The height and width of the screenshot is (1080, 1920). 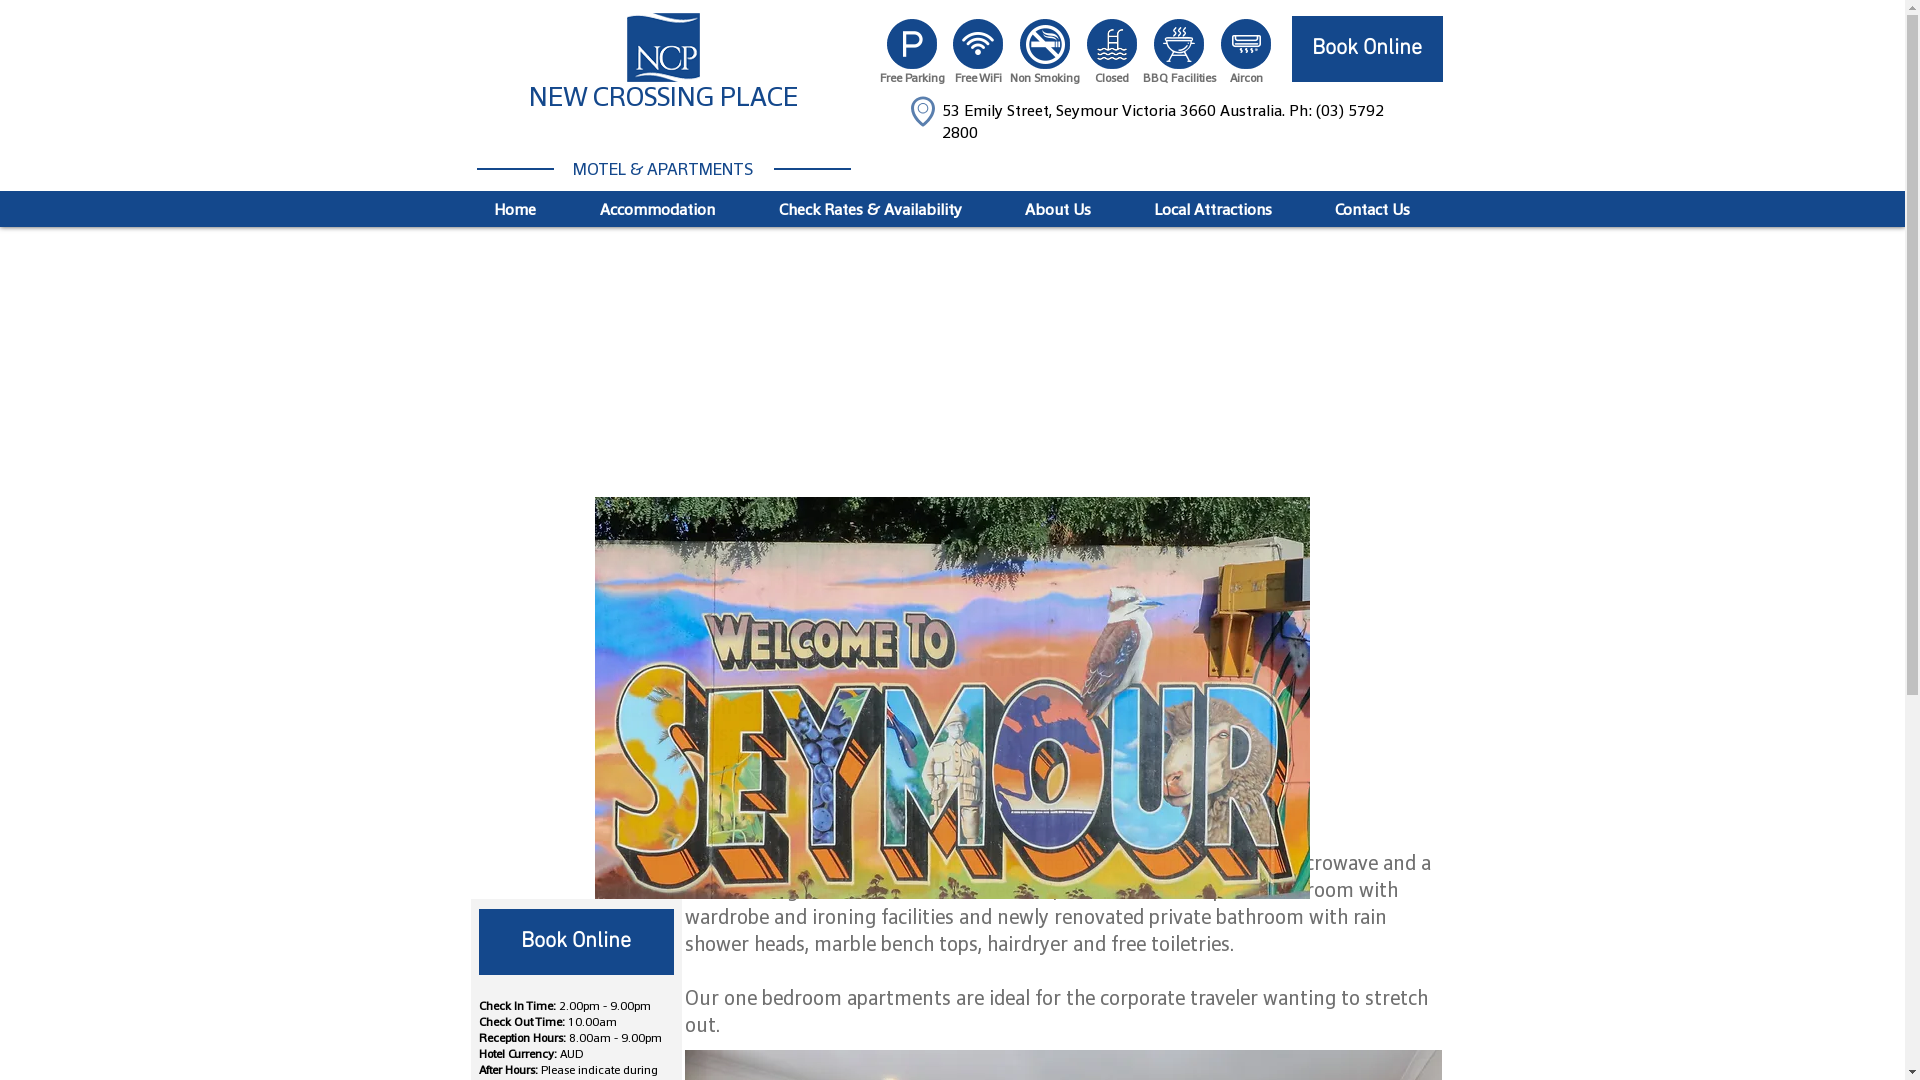 What do you see at coordinates (977, 43) in the screenshot?
I see `'icon_wifi-w.png'` at bounding box center [977, 43].